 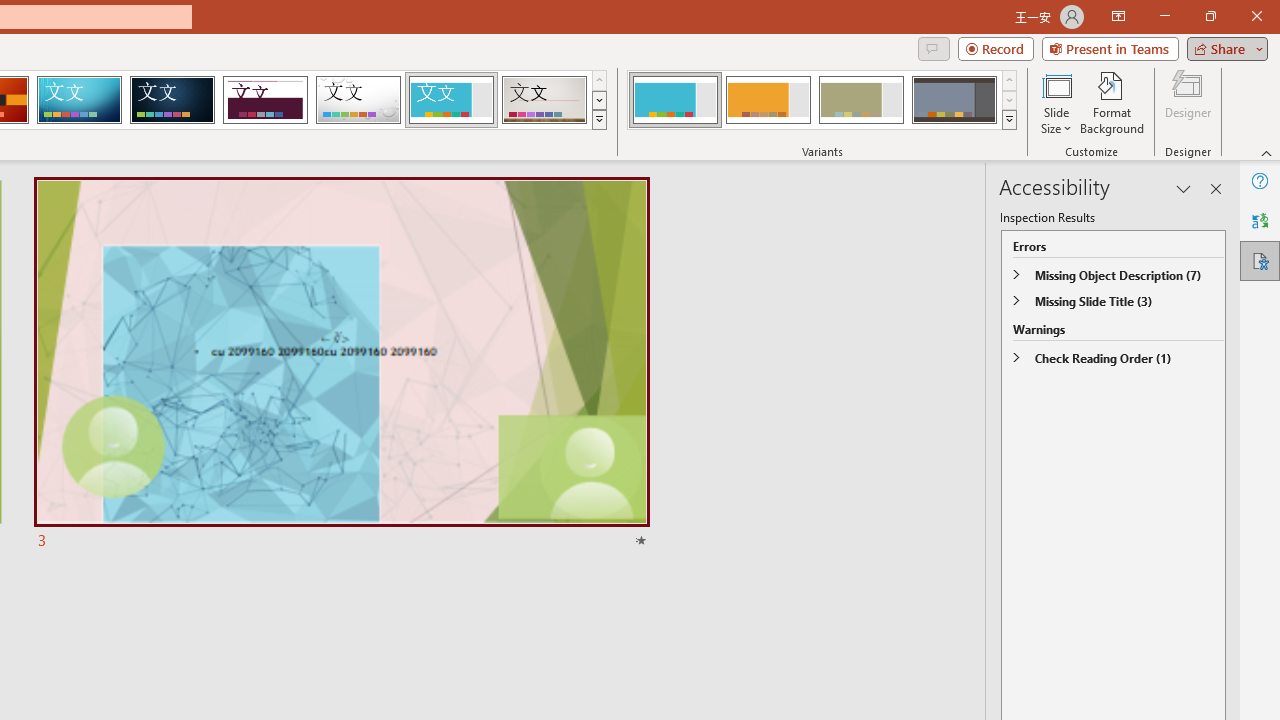 What do you see at coordinates (1055, 103) in the screenshot?
I see `'Slide Size'` at bounding box center [1055, 103].